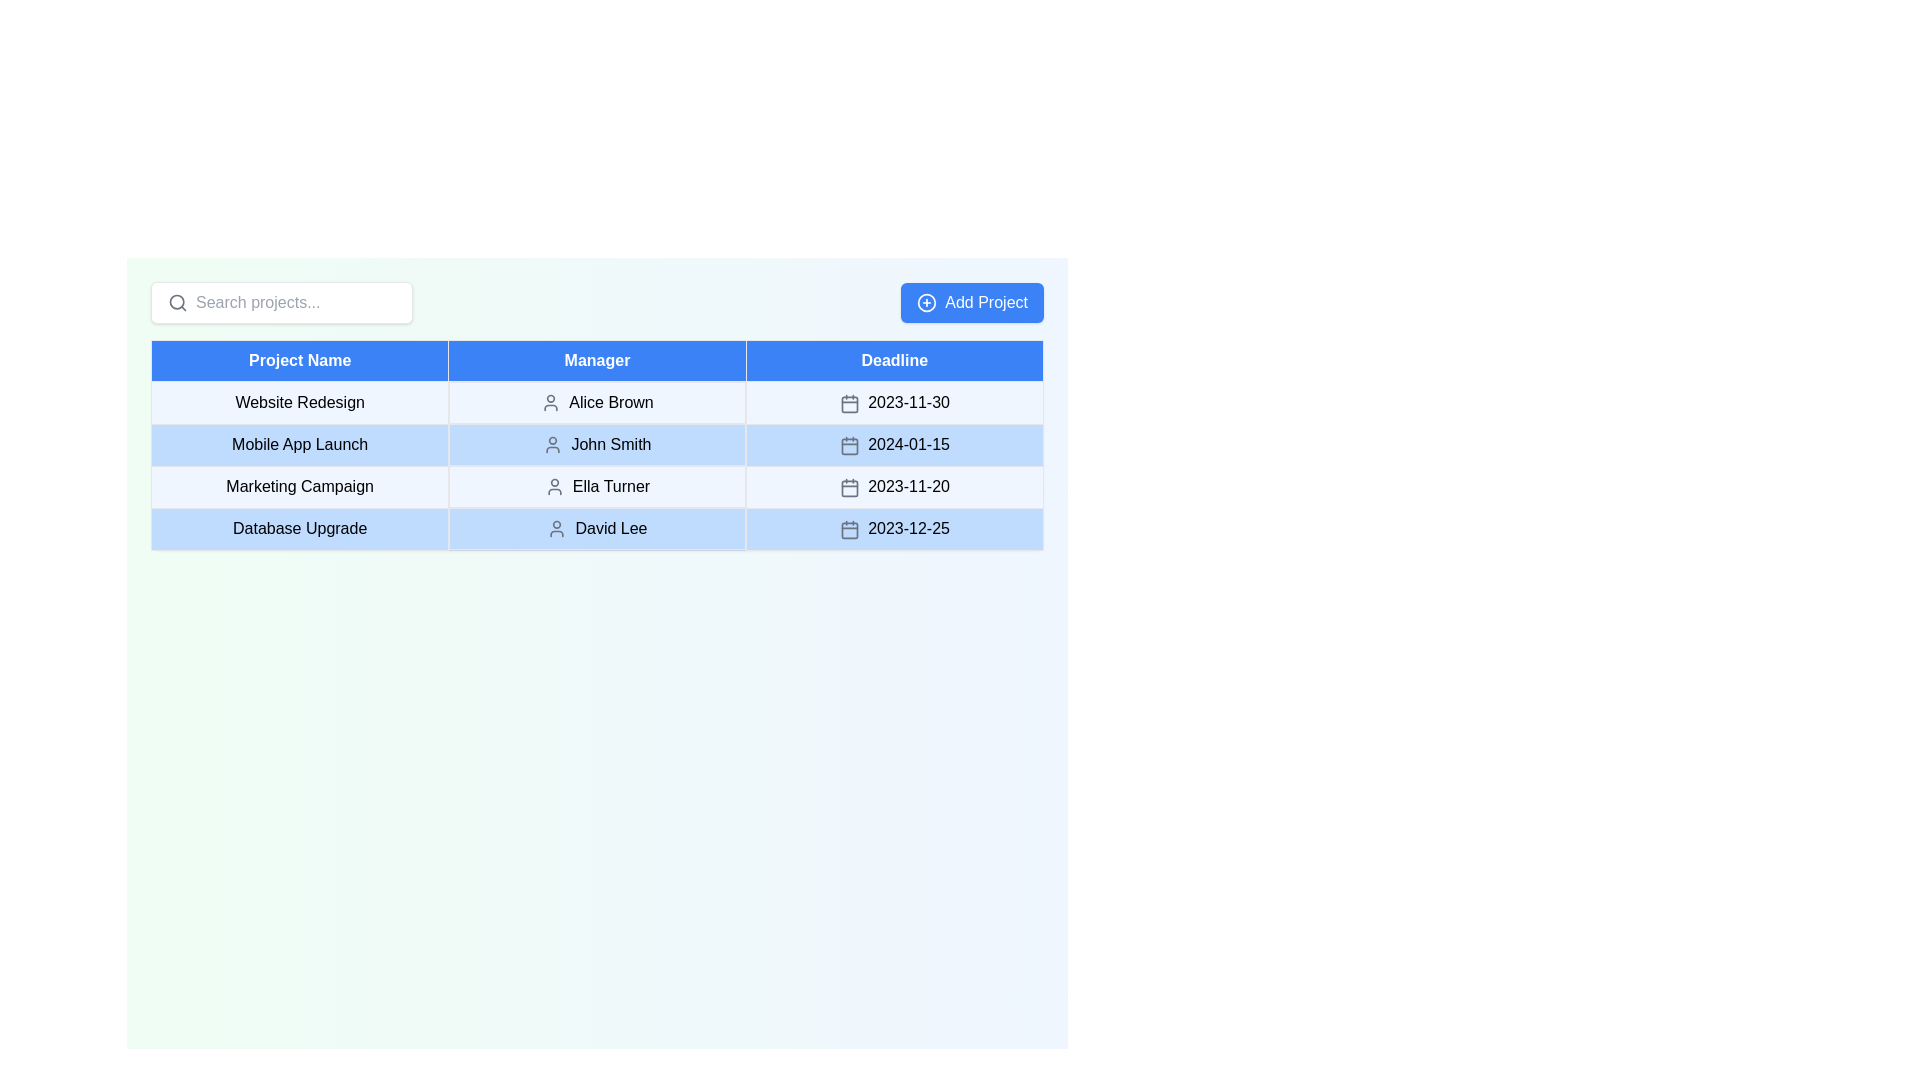 The height and width of the screenshot is (1080, 1920). Describe the element at coordinates (849, 445) in the screenshot. I see `the calendar icon located in the Deadline column beside the date '2024-01-15' for the 'Mobile App Launch' row` at that location.